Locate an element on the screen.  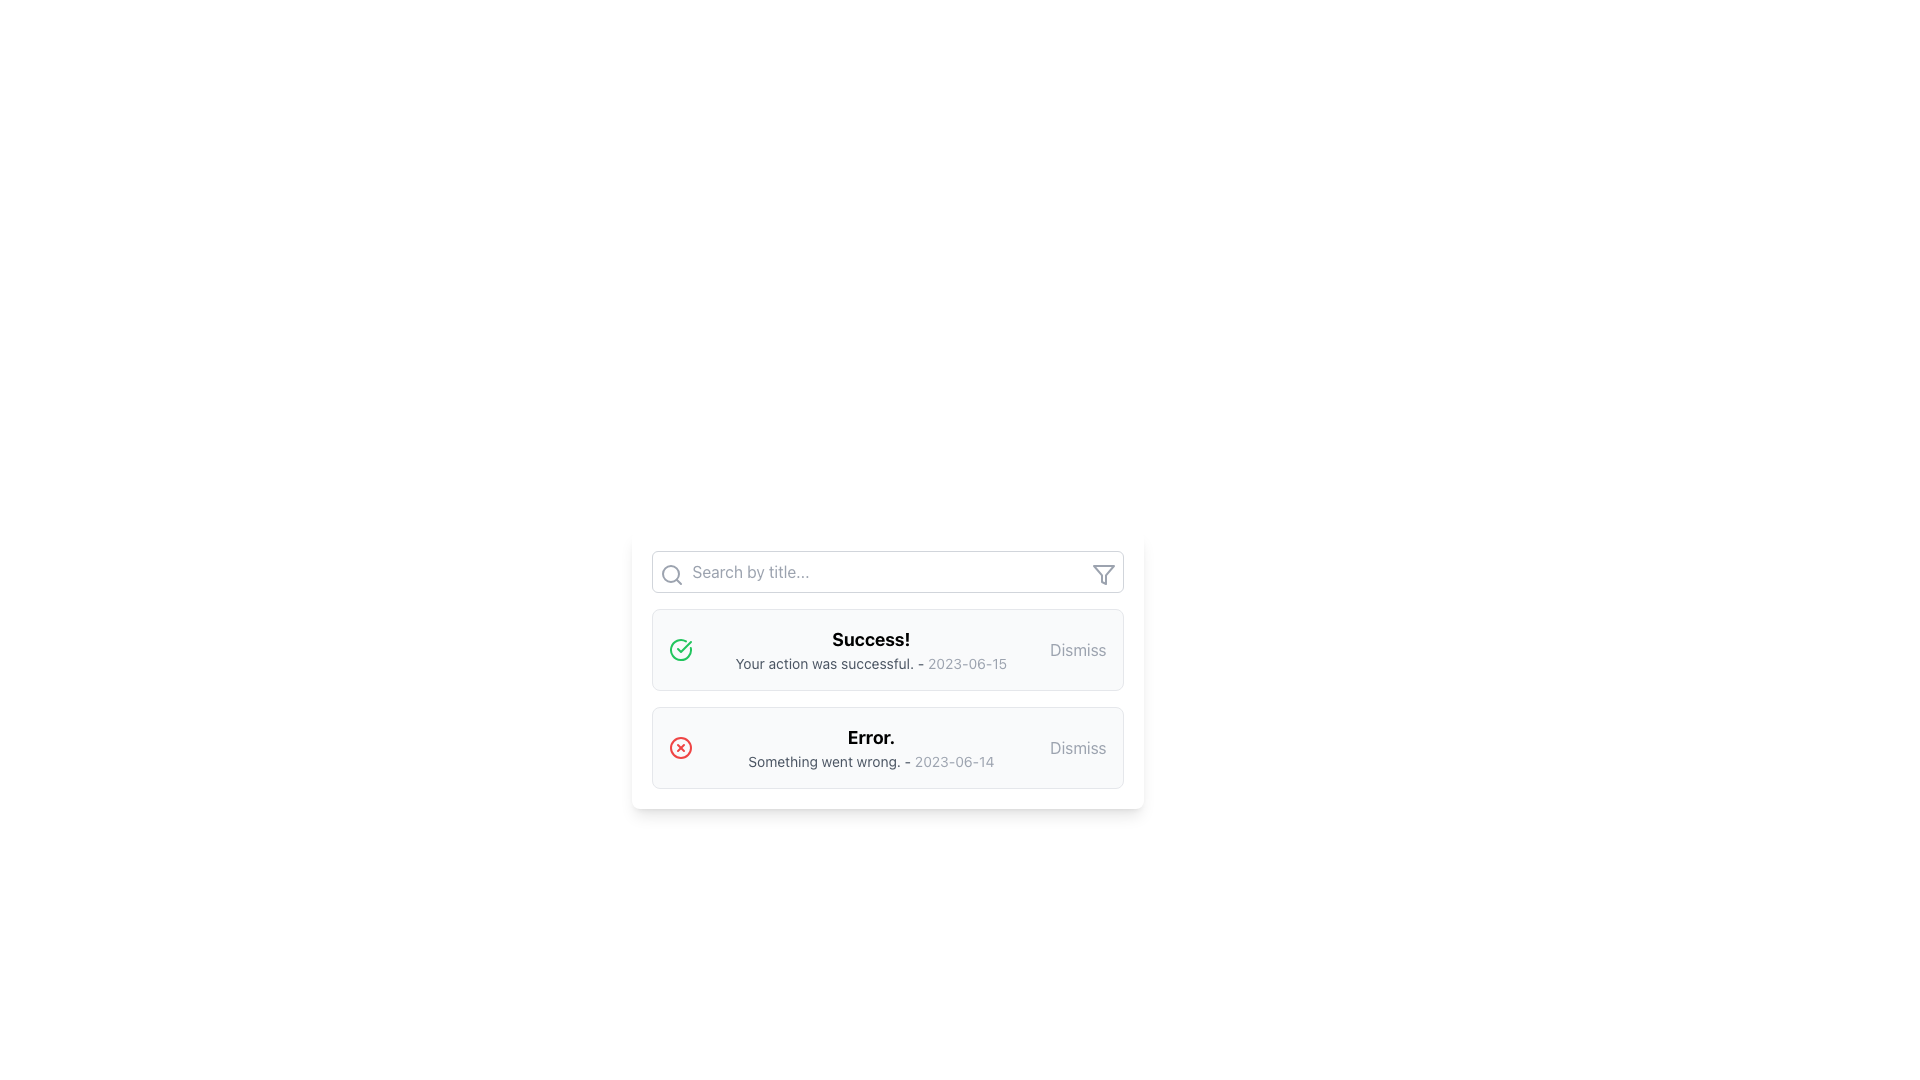
the status message text that provides feedback about a successful action, located below 'Success!' and to the left of the 'Dismiss' button, containing the timestamp '2023-06-15' is located at coordinates (871, 663).